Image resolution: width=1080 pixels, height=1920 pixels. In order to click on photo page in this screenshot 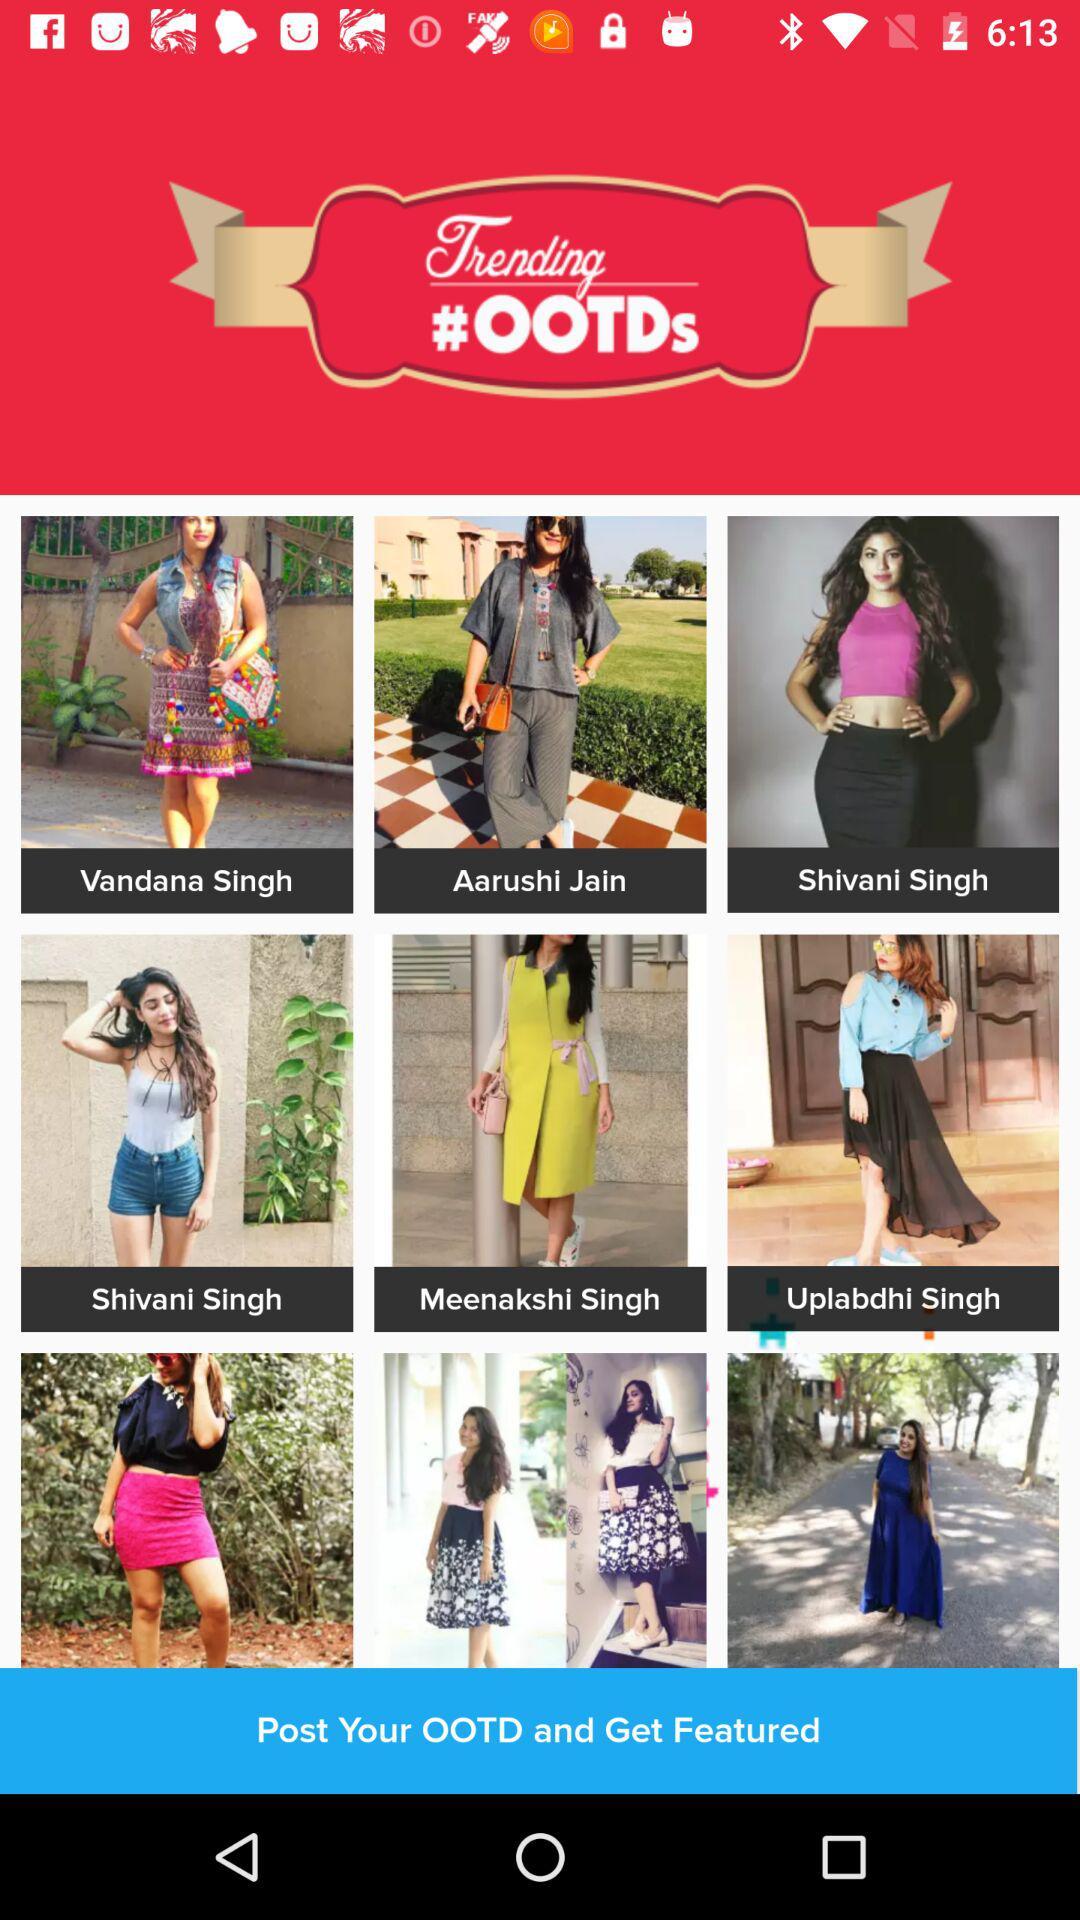, I will do `click(540, 682)`.